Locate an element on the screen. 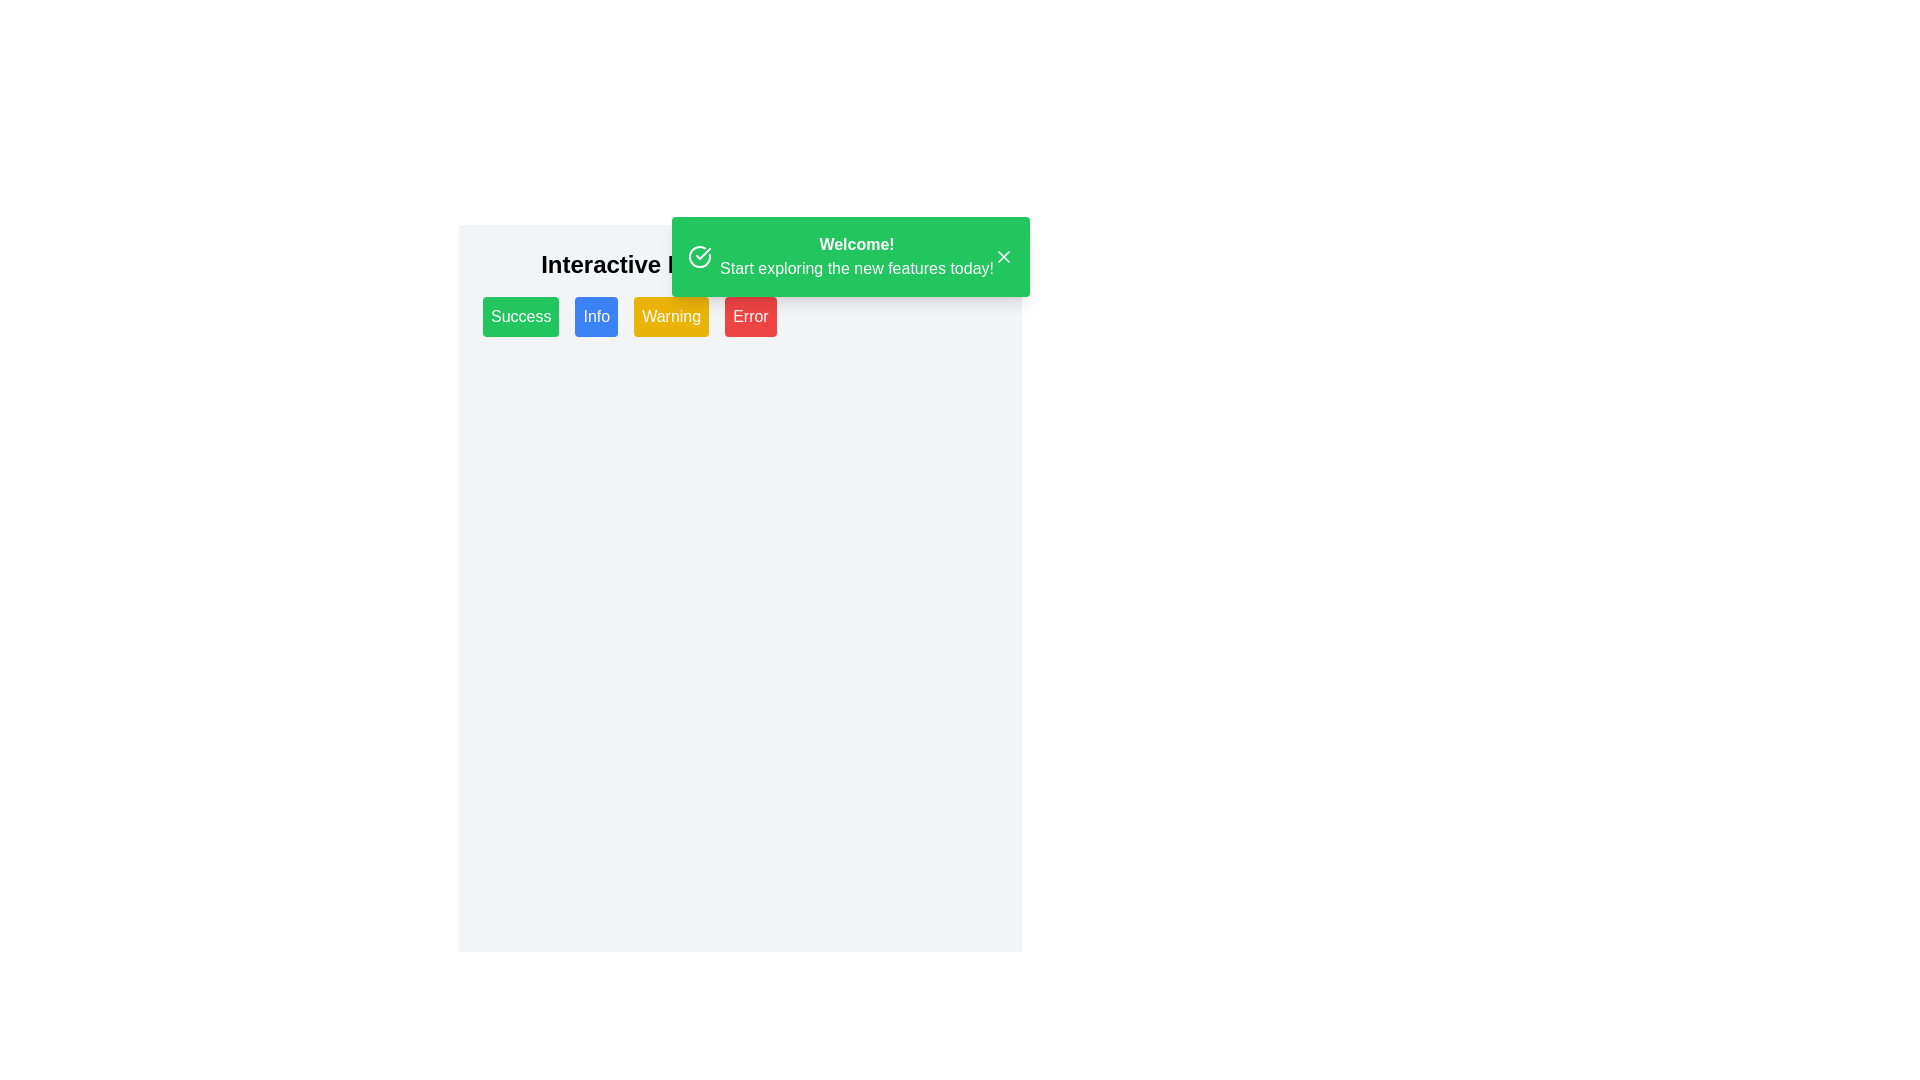  the greeting text label located at the top-right section of the green notification bar is located at coordinates (857, 244).